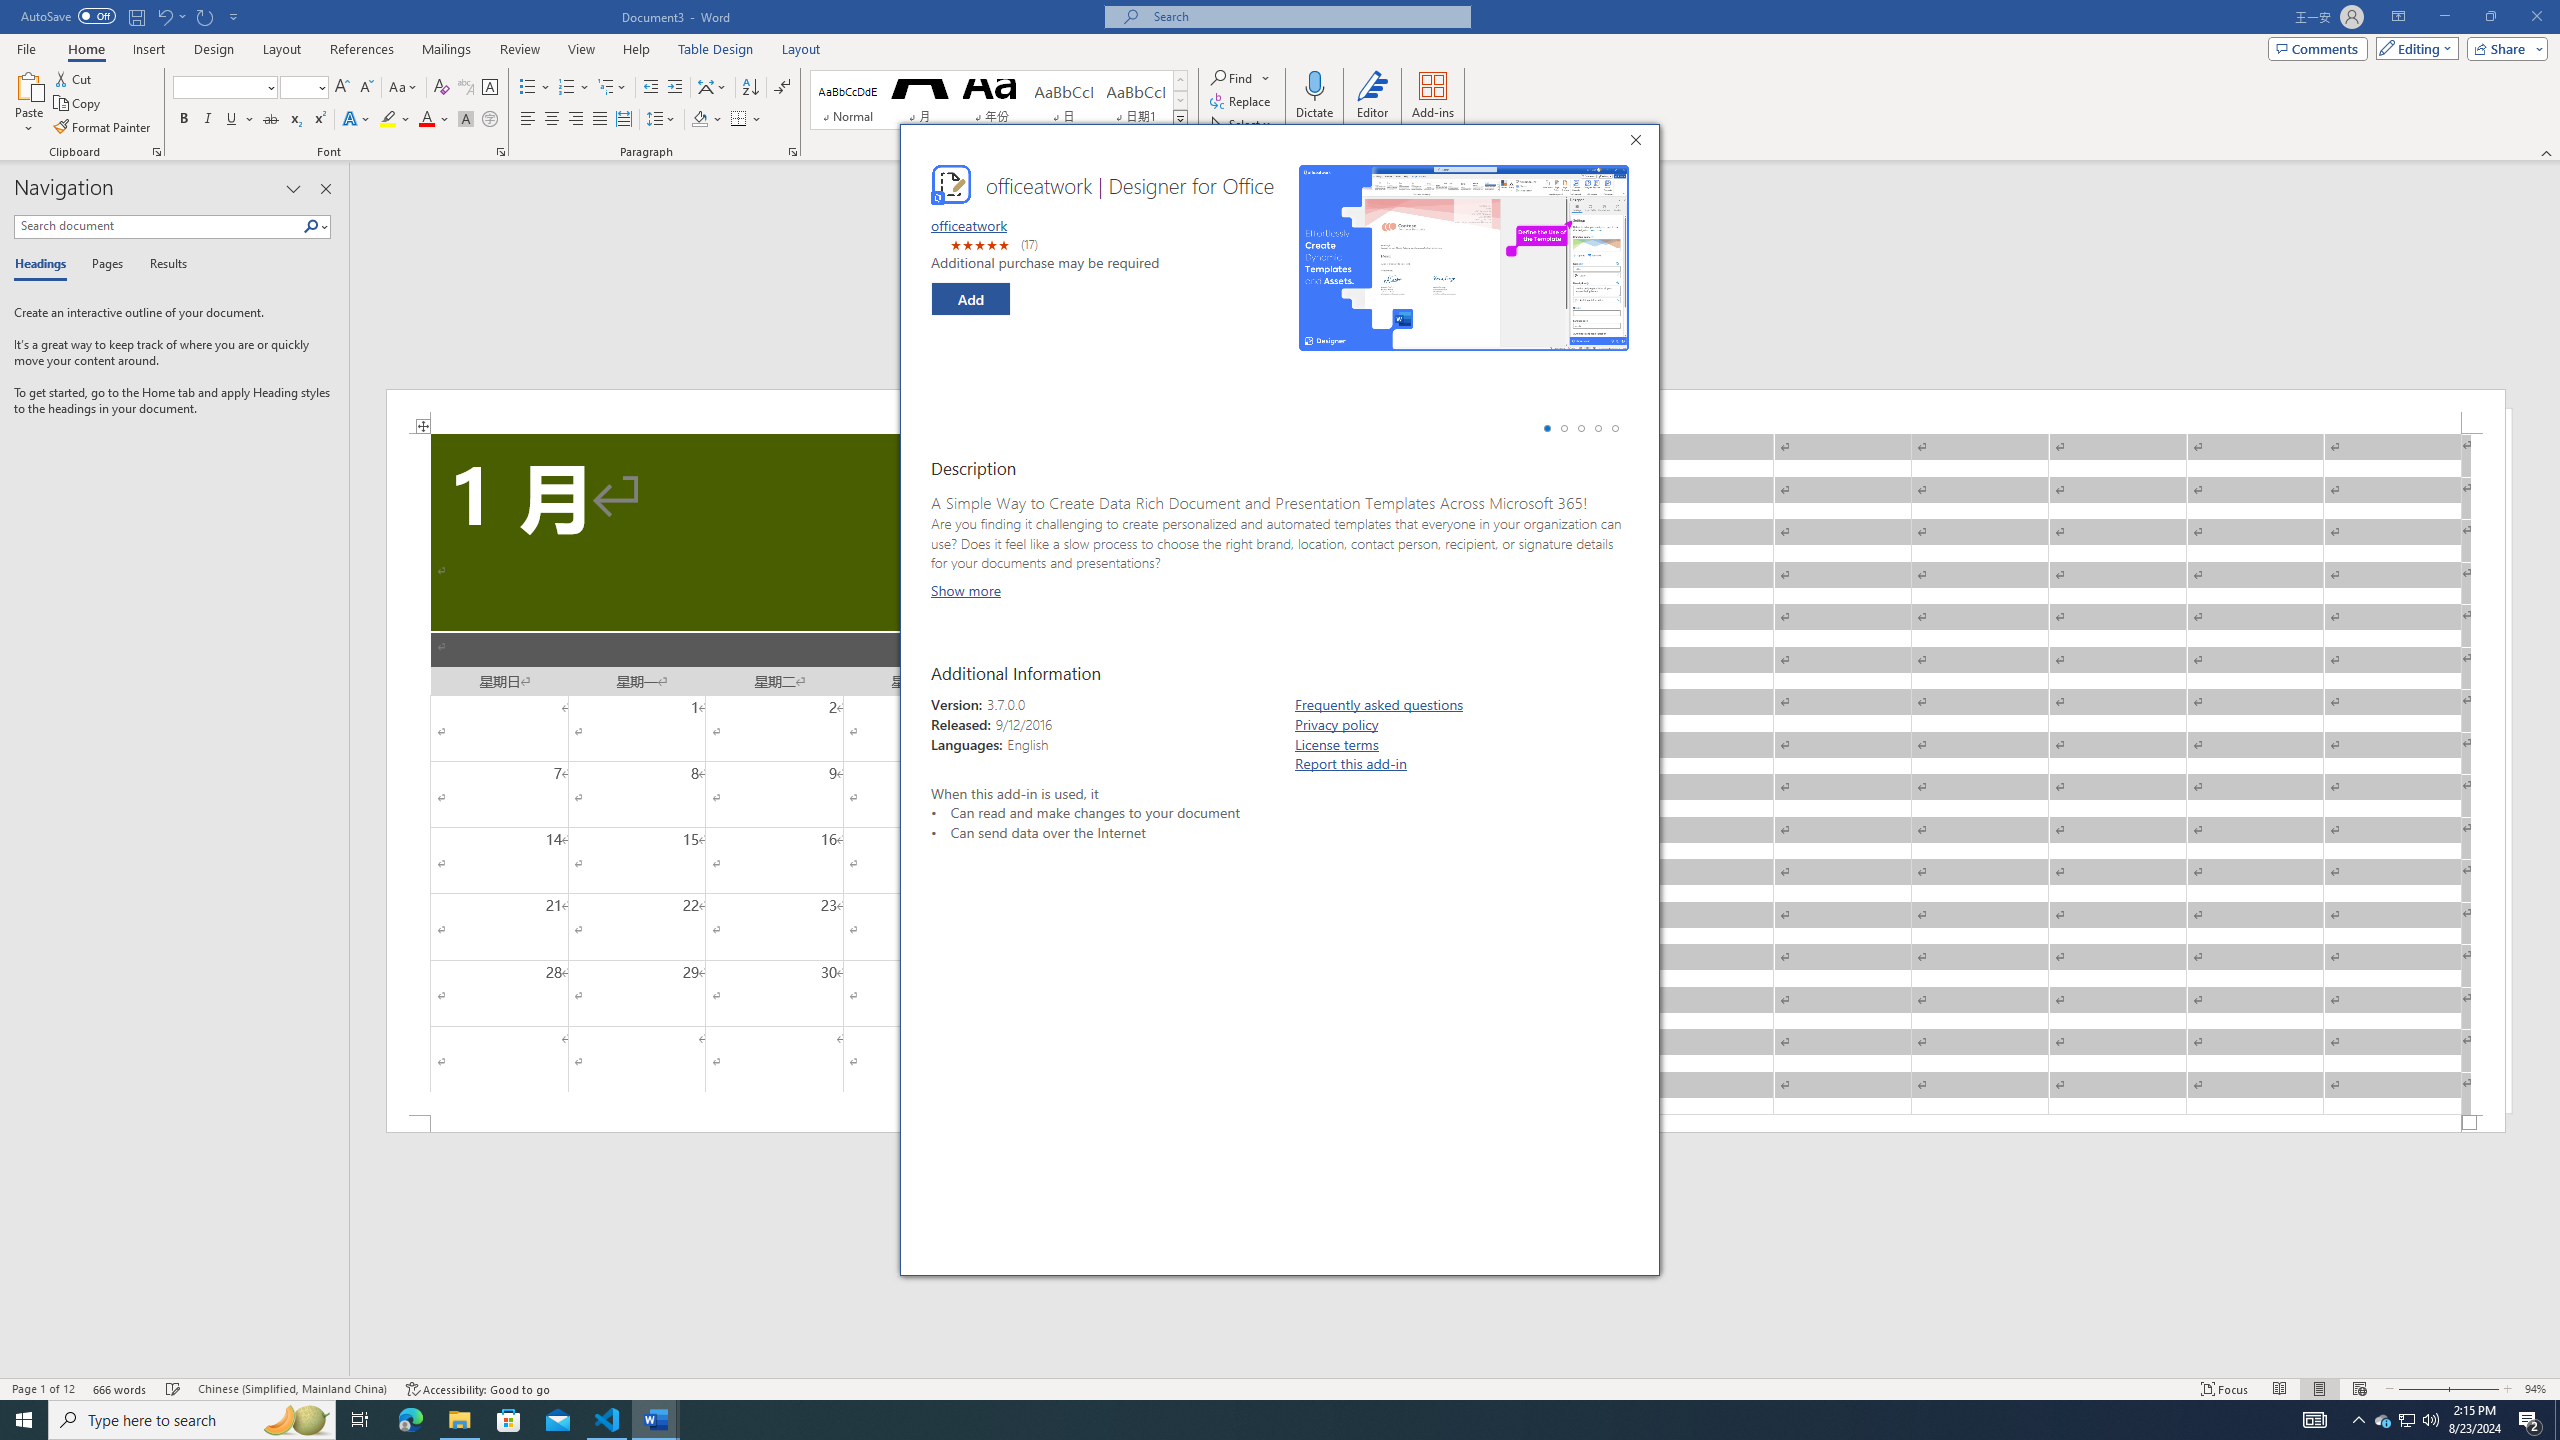 The image size is (2560, 1440). I want to click on 'Go to screenshot 4', so click(1597, 428).